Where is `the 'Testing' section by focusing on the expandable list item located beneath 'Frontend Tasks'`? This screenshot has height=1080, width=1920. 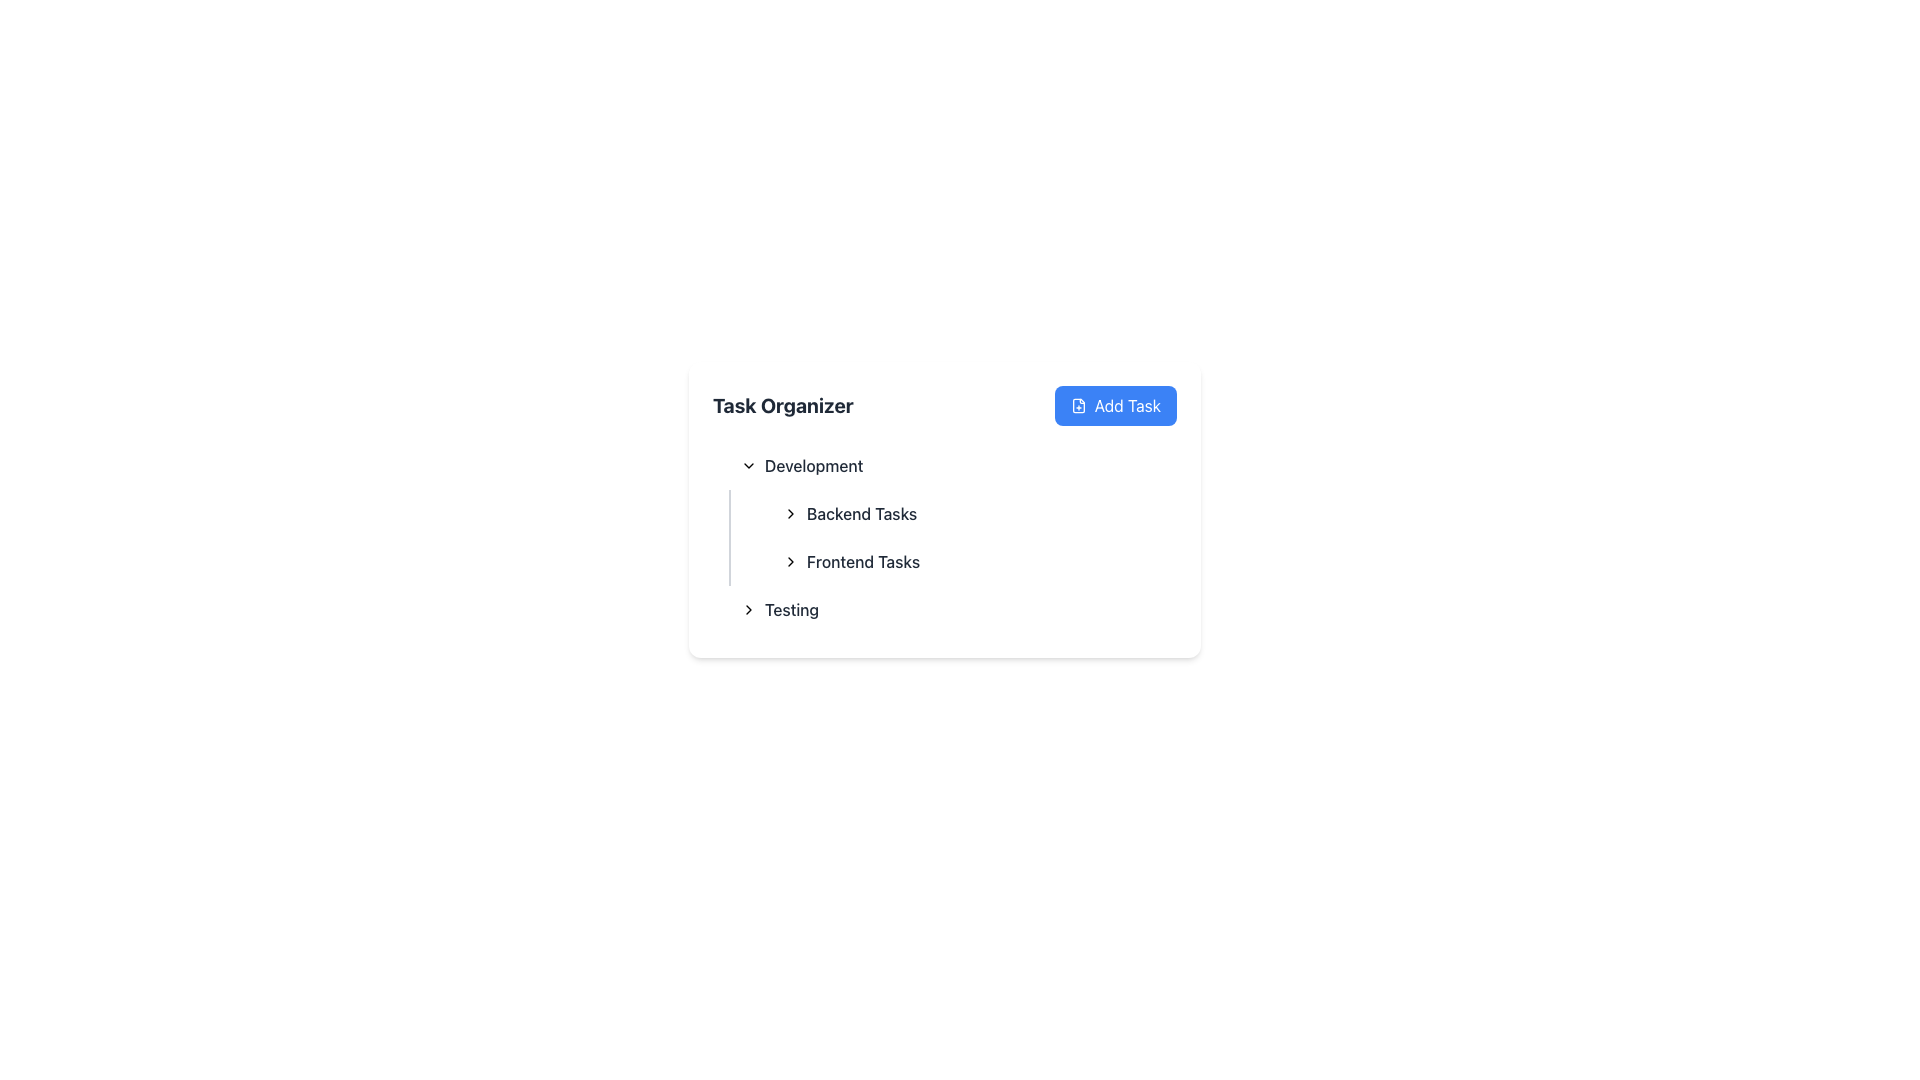
the 'Testing' section by focusing on the expandable list item located beneath 'Frontend Tasks' is located at coordinates (779, 608).